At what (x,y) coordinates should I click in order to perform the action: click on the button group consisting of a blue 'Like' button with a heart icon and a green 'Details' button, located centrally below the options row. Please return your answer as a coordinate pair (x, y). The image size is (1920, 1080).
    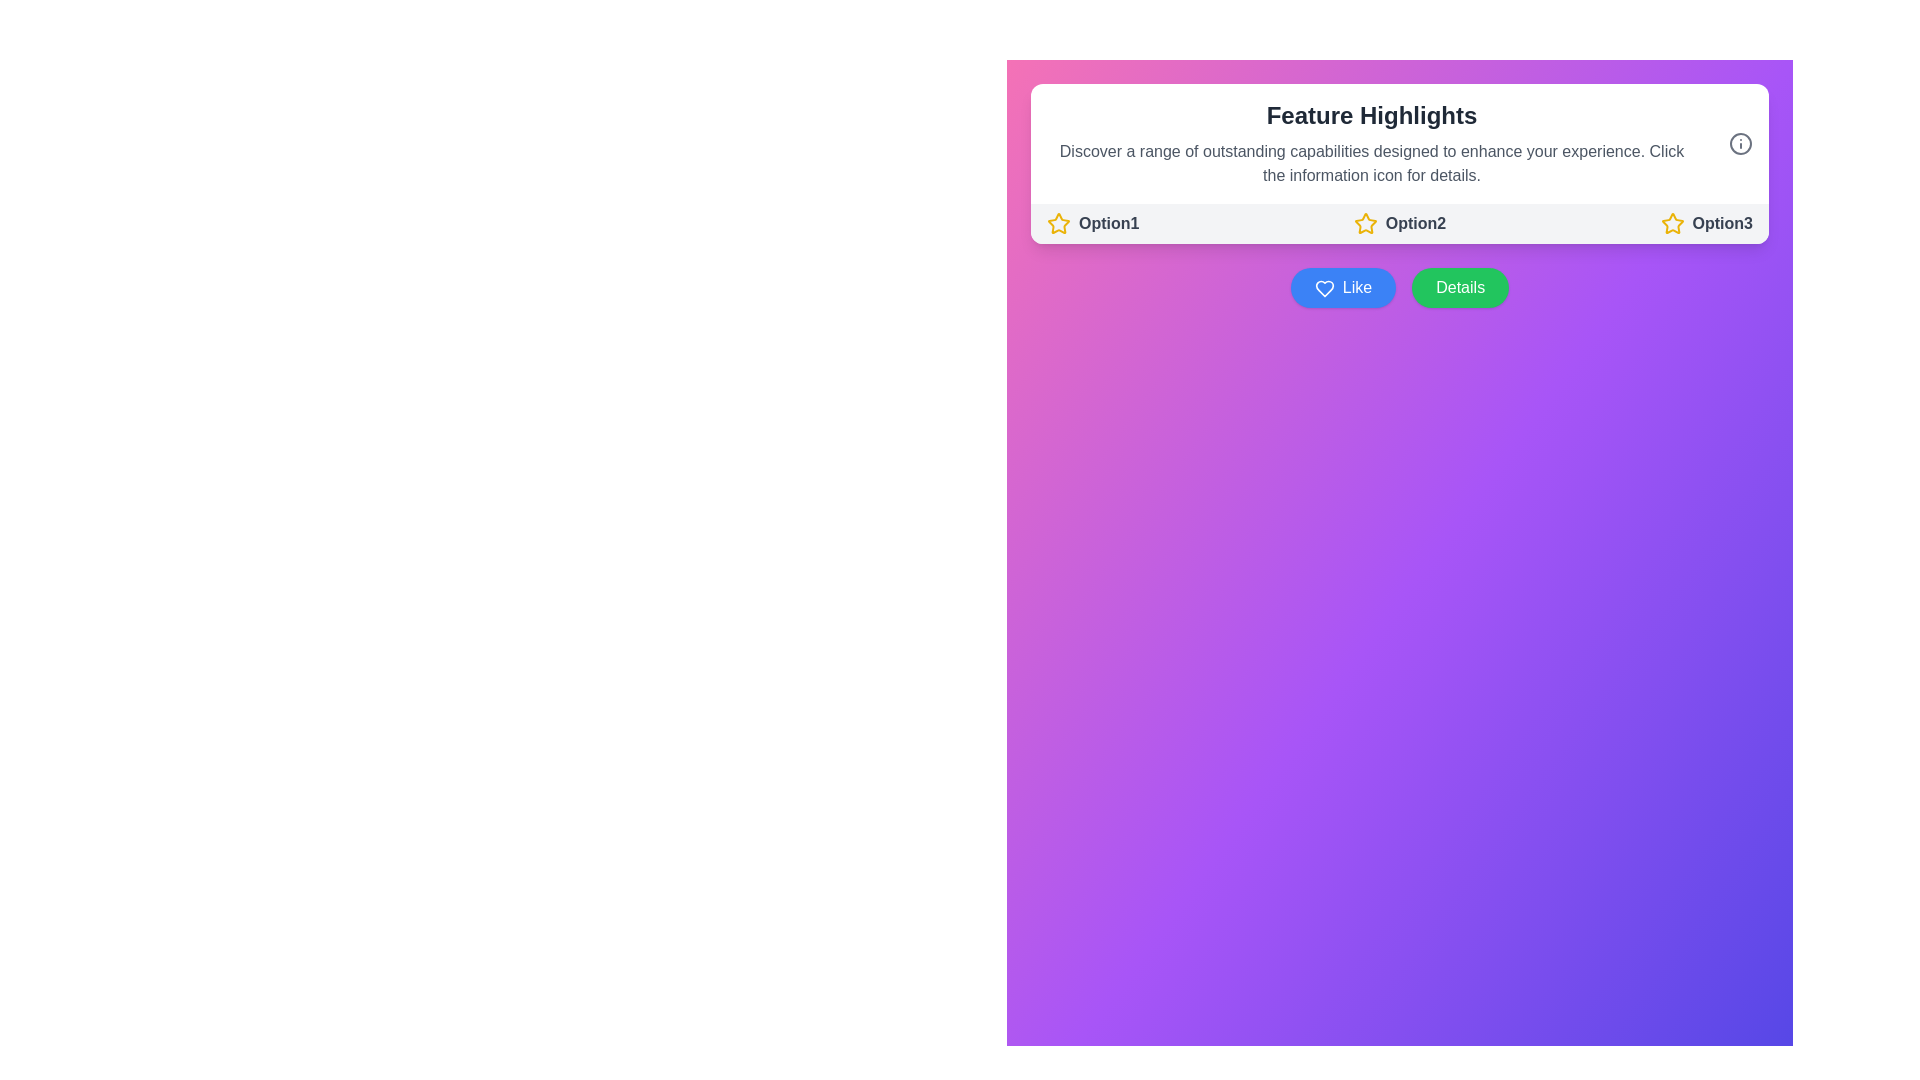
    Looking at the image, I should click on (1399, 288).